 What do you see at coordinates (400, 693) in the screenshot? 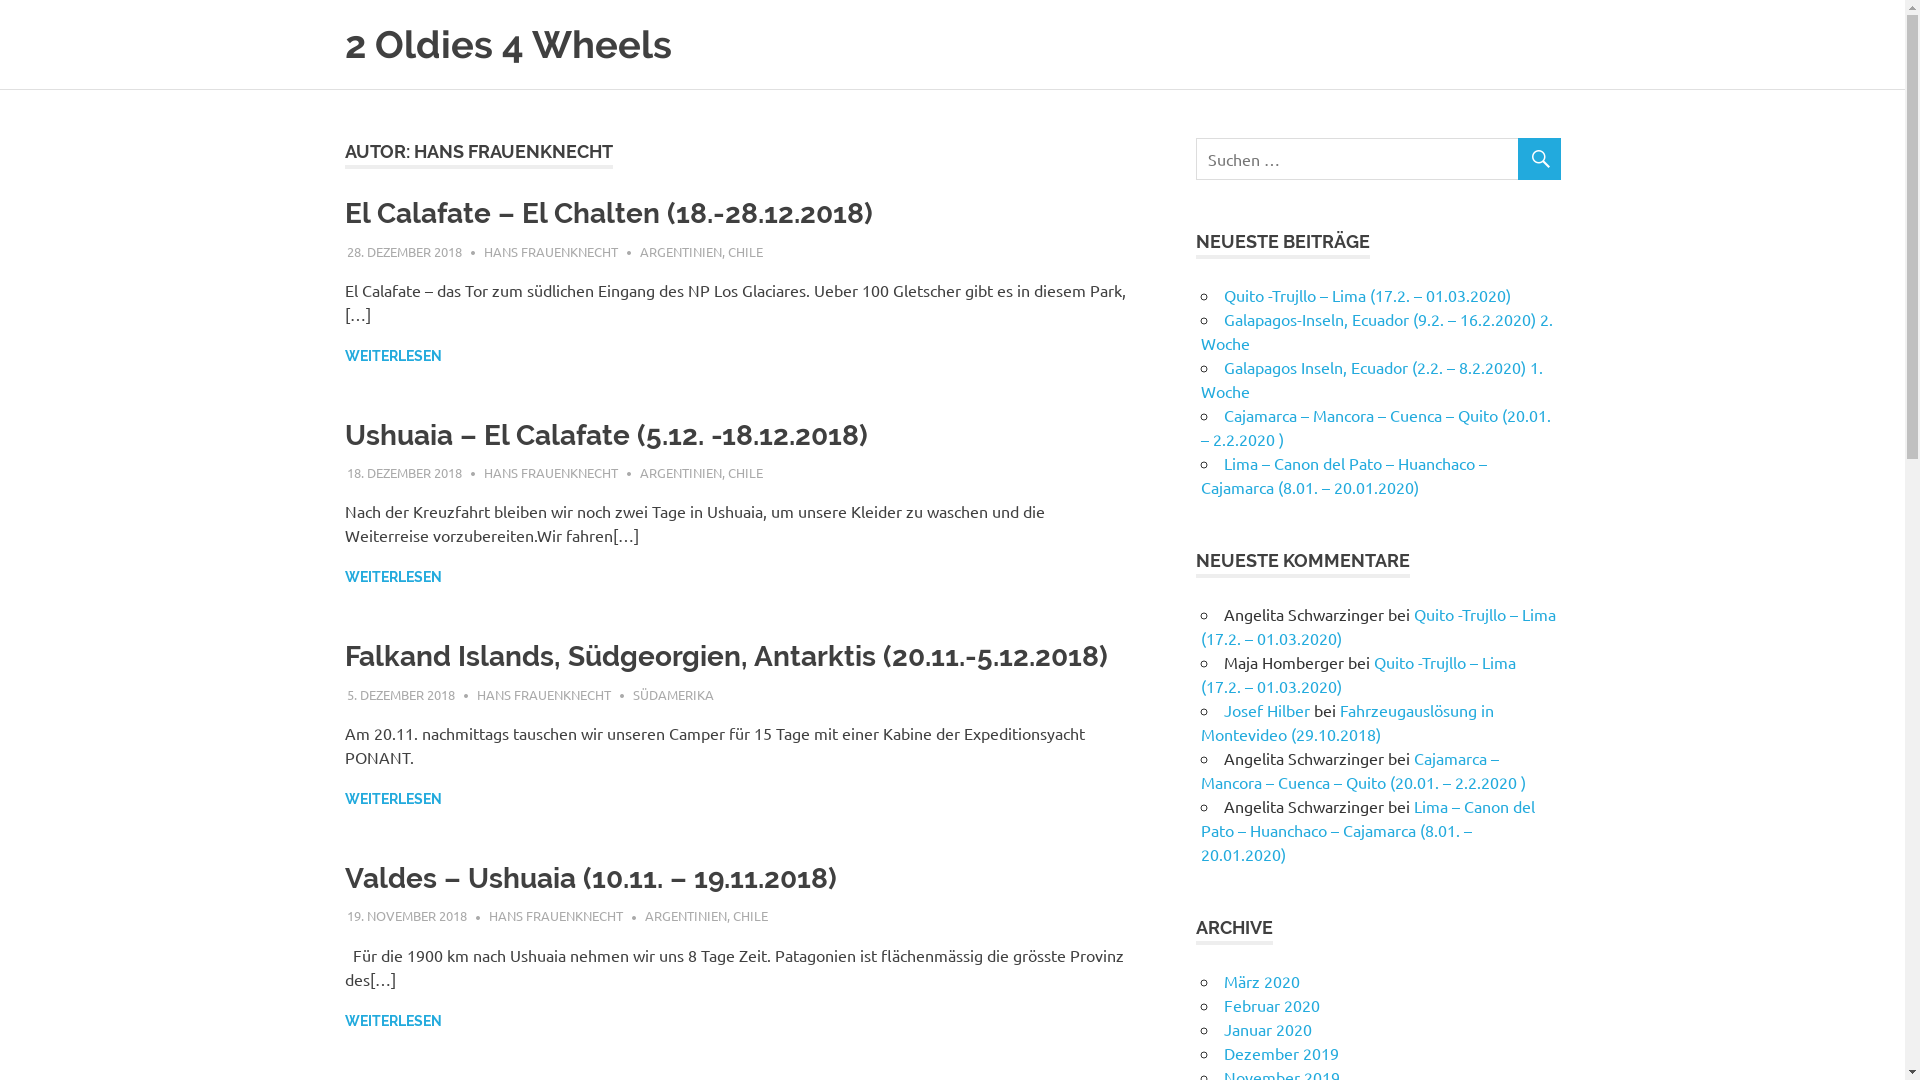
I see `'5. DEZEMBER 2018'` at bounding box center [400, 693].